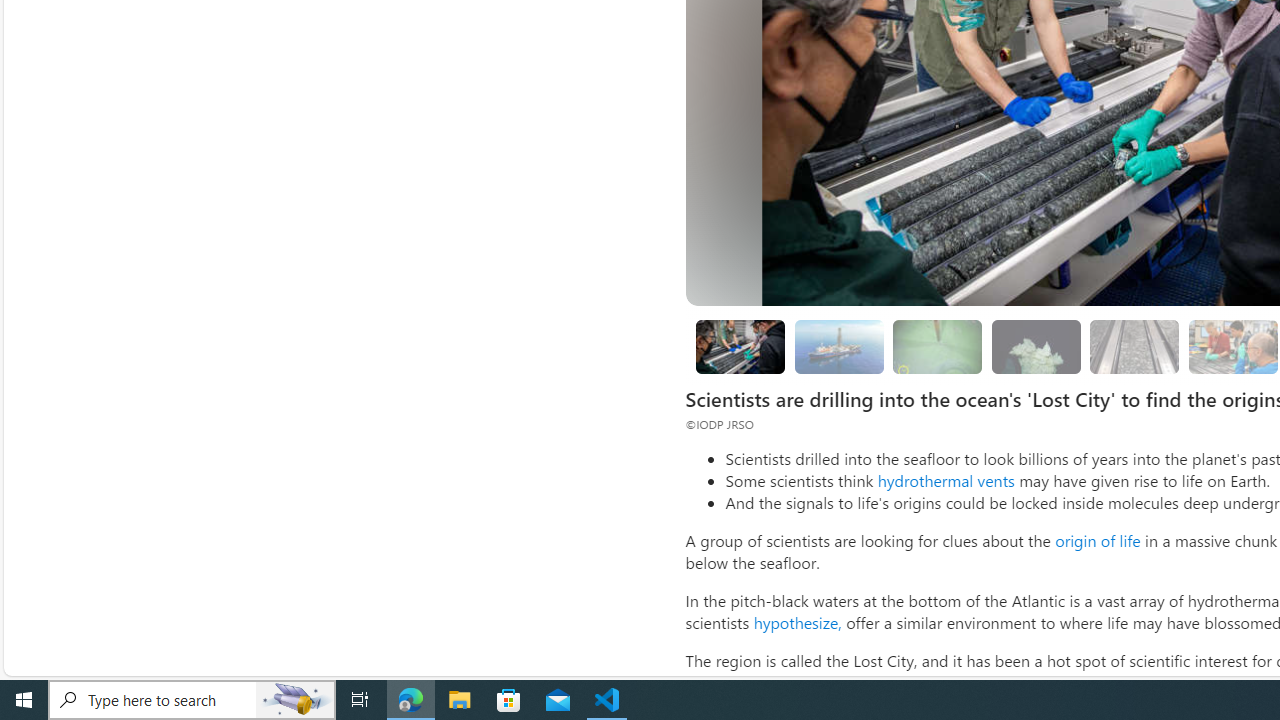 Image resolution: width=1280 pixels, height=720 pixels. Describe the element at coordinates (796, 621) in the screenshot. I see `'hypothesize,'` at that location.